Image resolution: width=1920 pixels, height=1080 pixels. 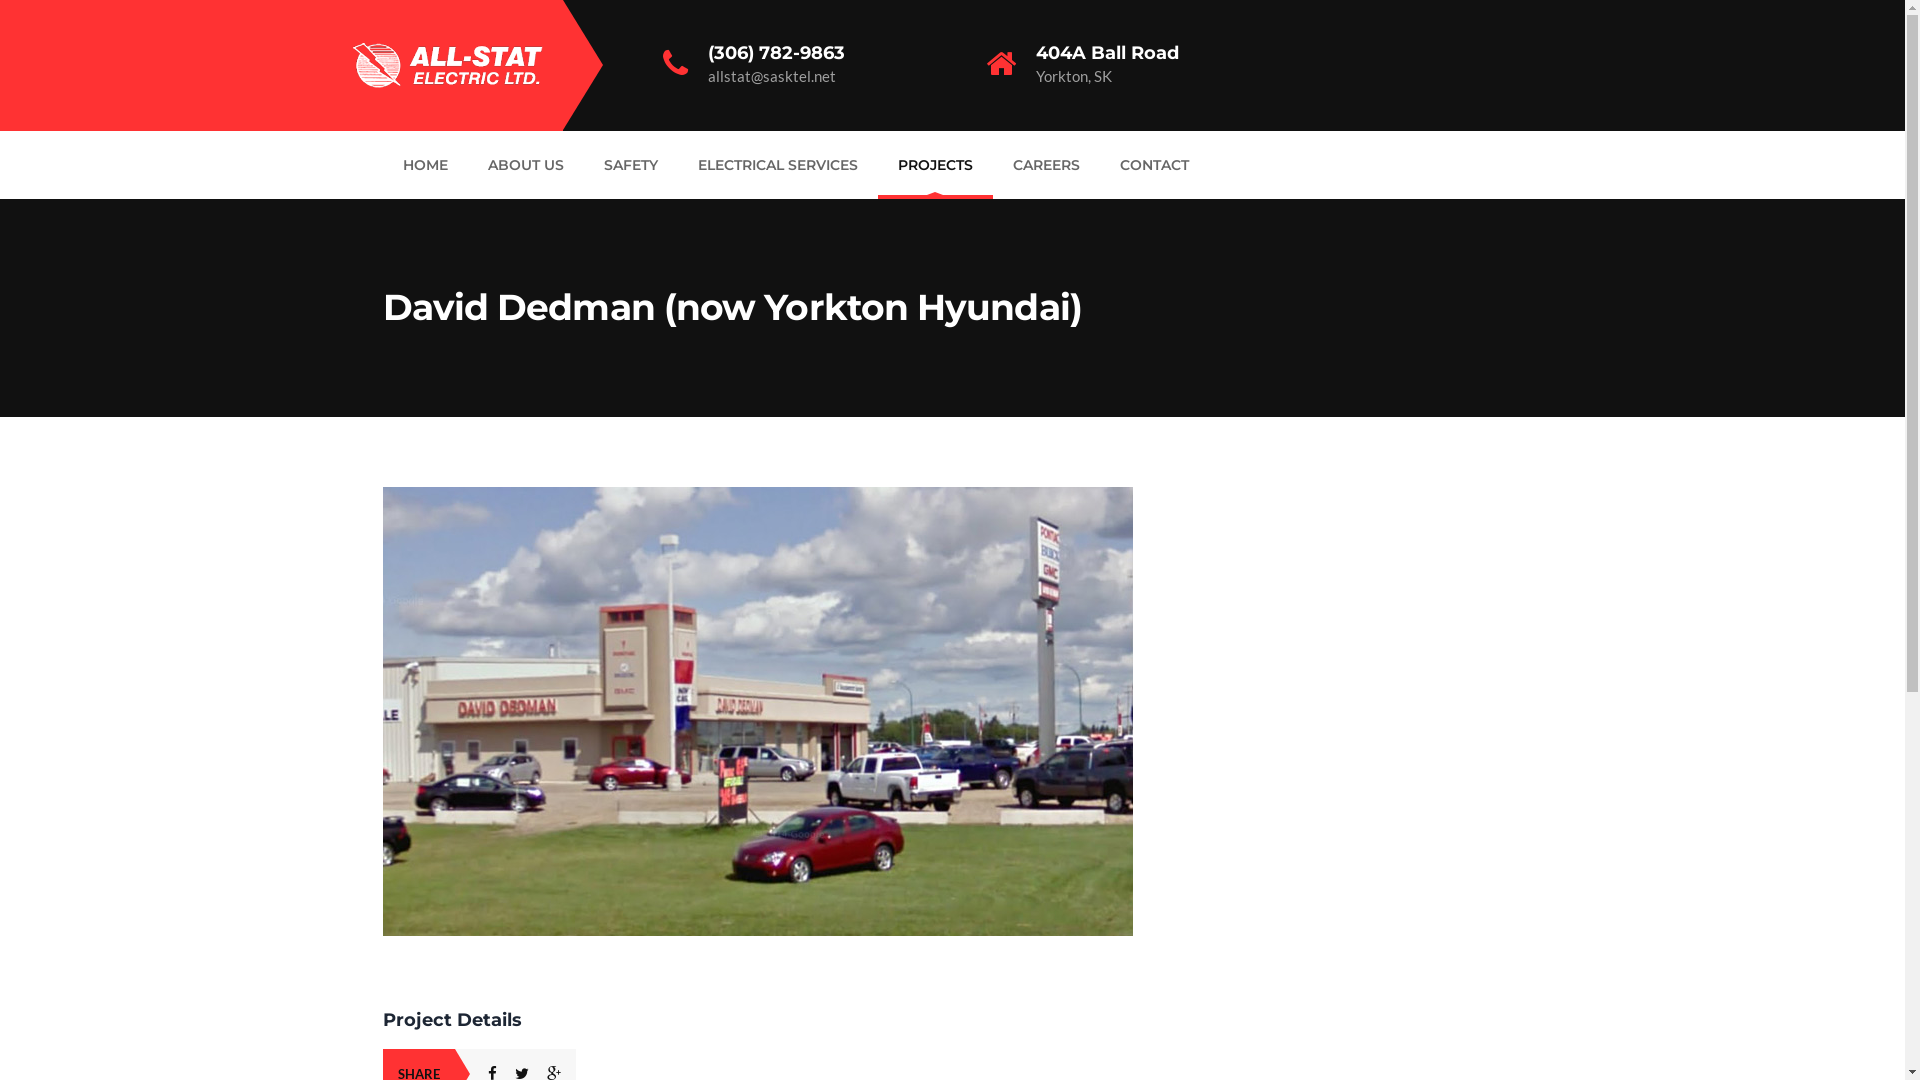 What do you see at coordinates (423, 164) in the screenshot?
I see `'HOME'` at bounding box center [423, 164].